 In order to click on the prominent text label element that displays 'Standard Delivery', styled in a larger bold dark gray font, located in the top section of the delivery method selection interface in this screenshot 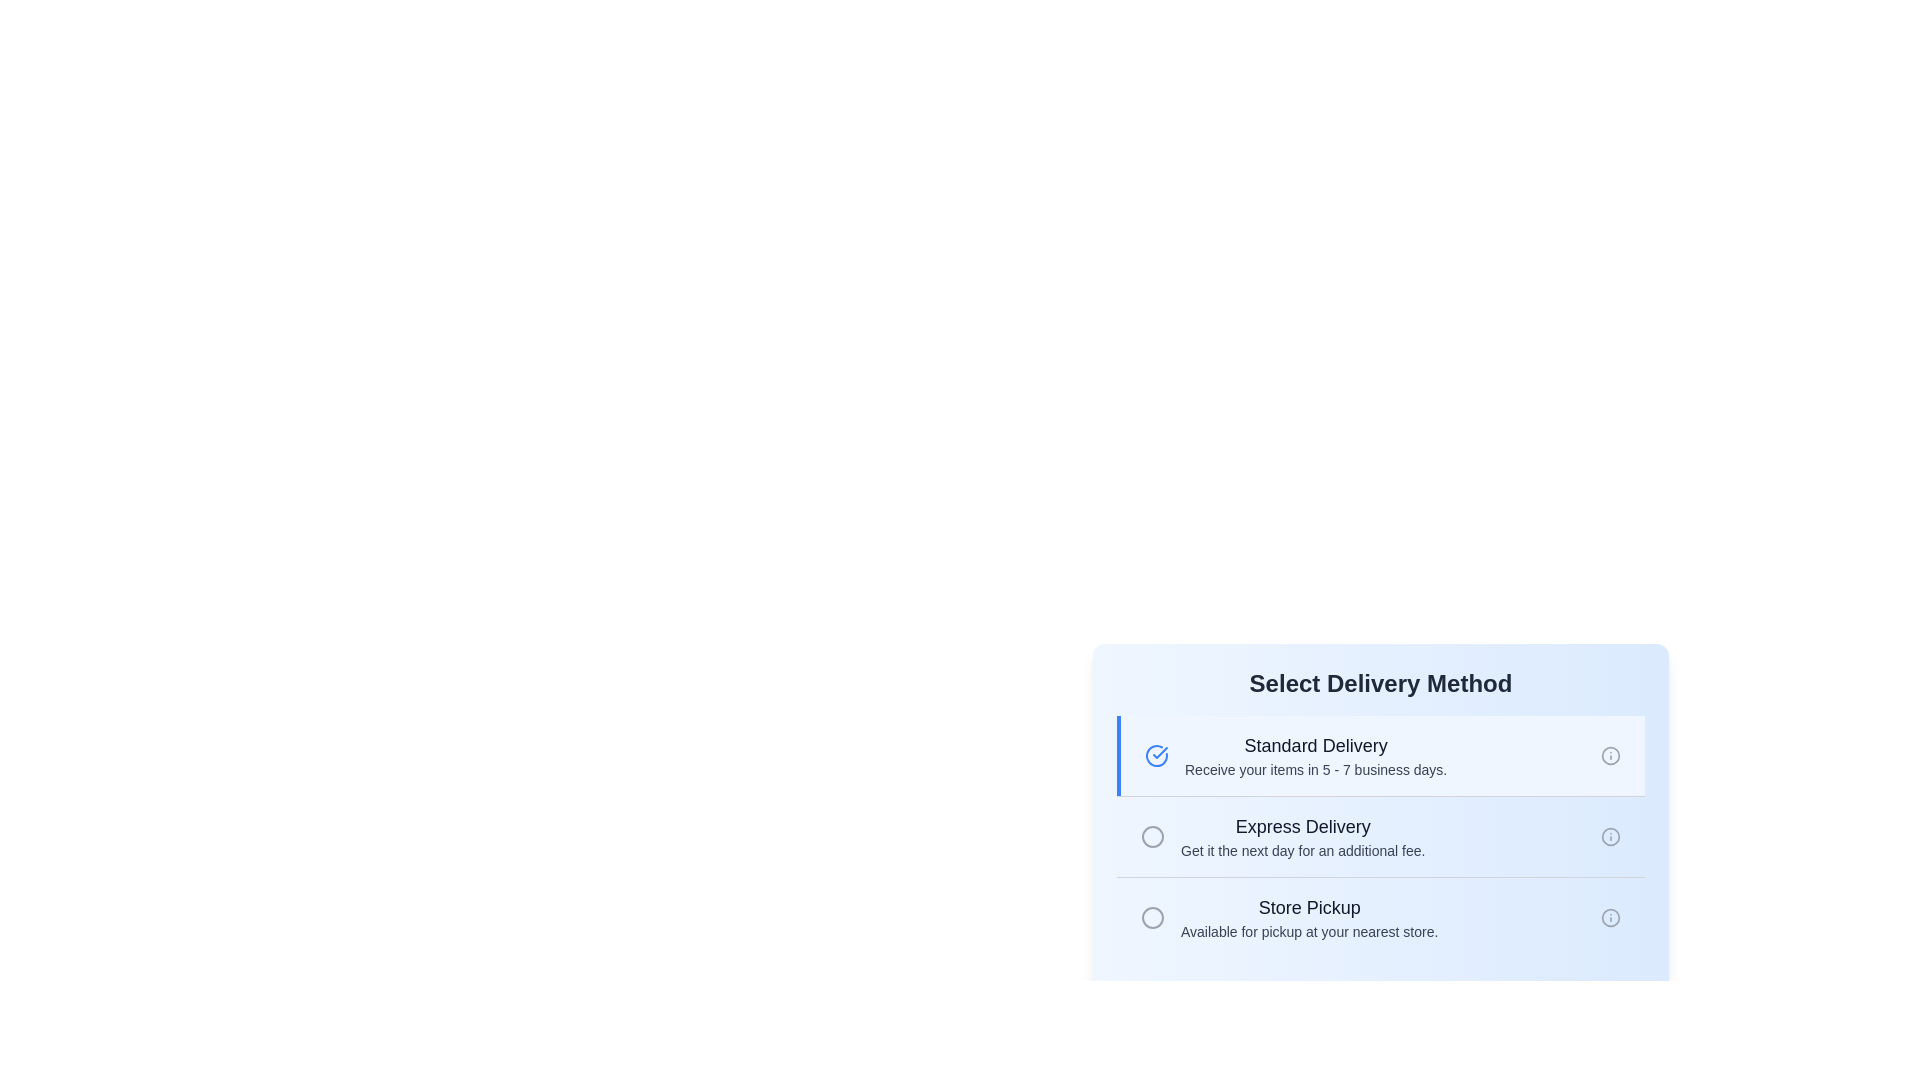, I will do `click(1316, 745)`.